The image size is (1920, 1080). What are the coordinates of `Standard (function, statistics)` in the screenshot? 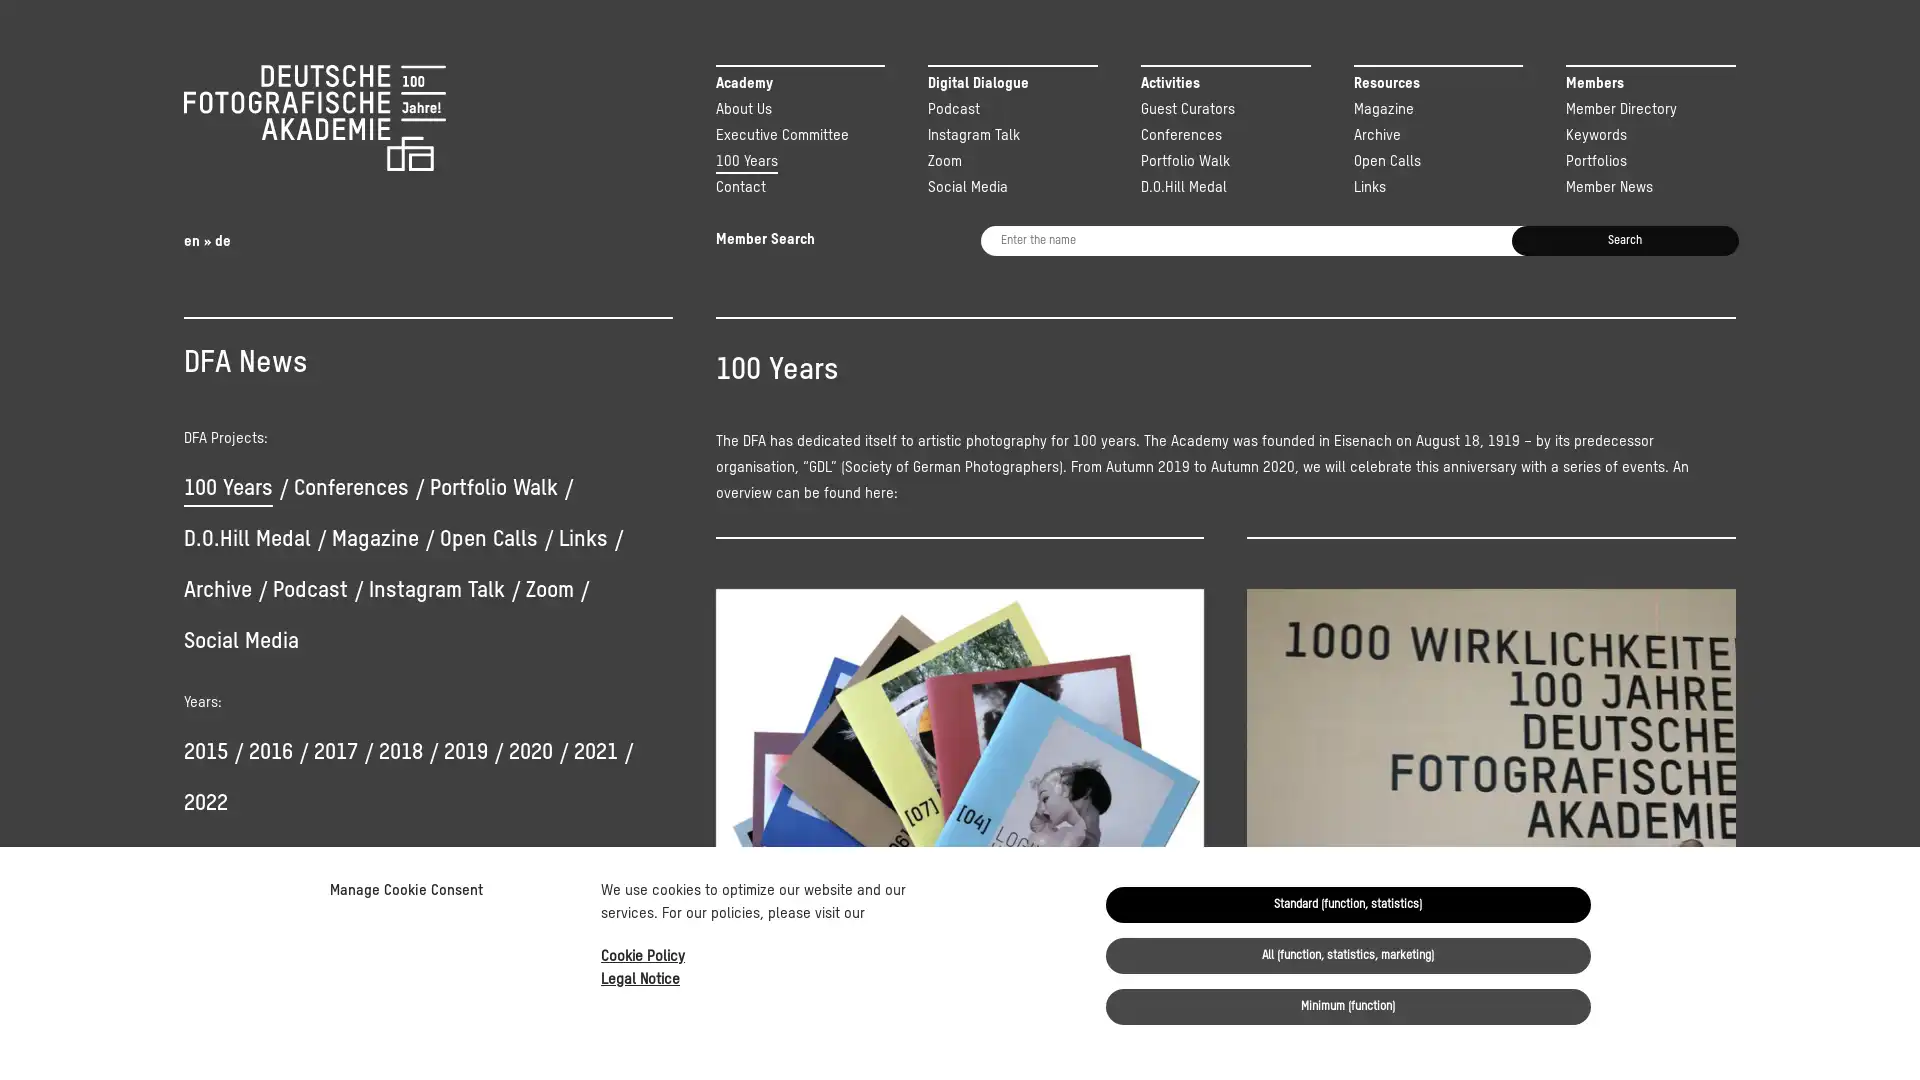 It's located at (1347, 905).